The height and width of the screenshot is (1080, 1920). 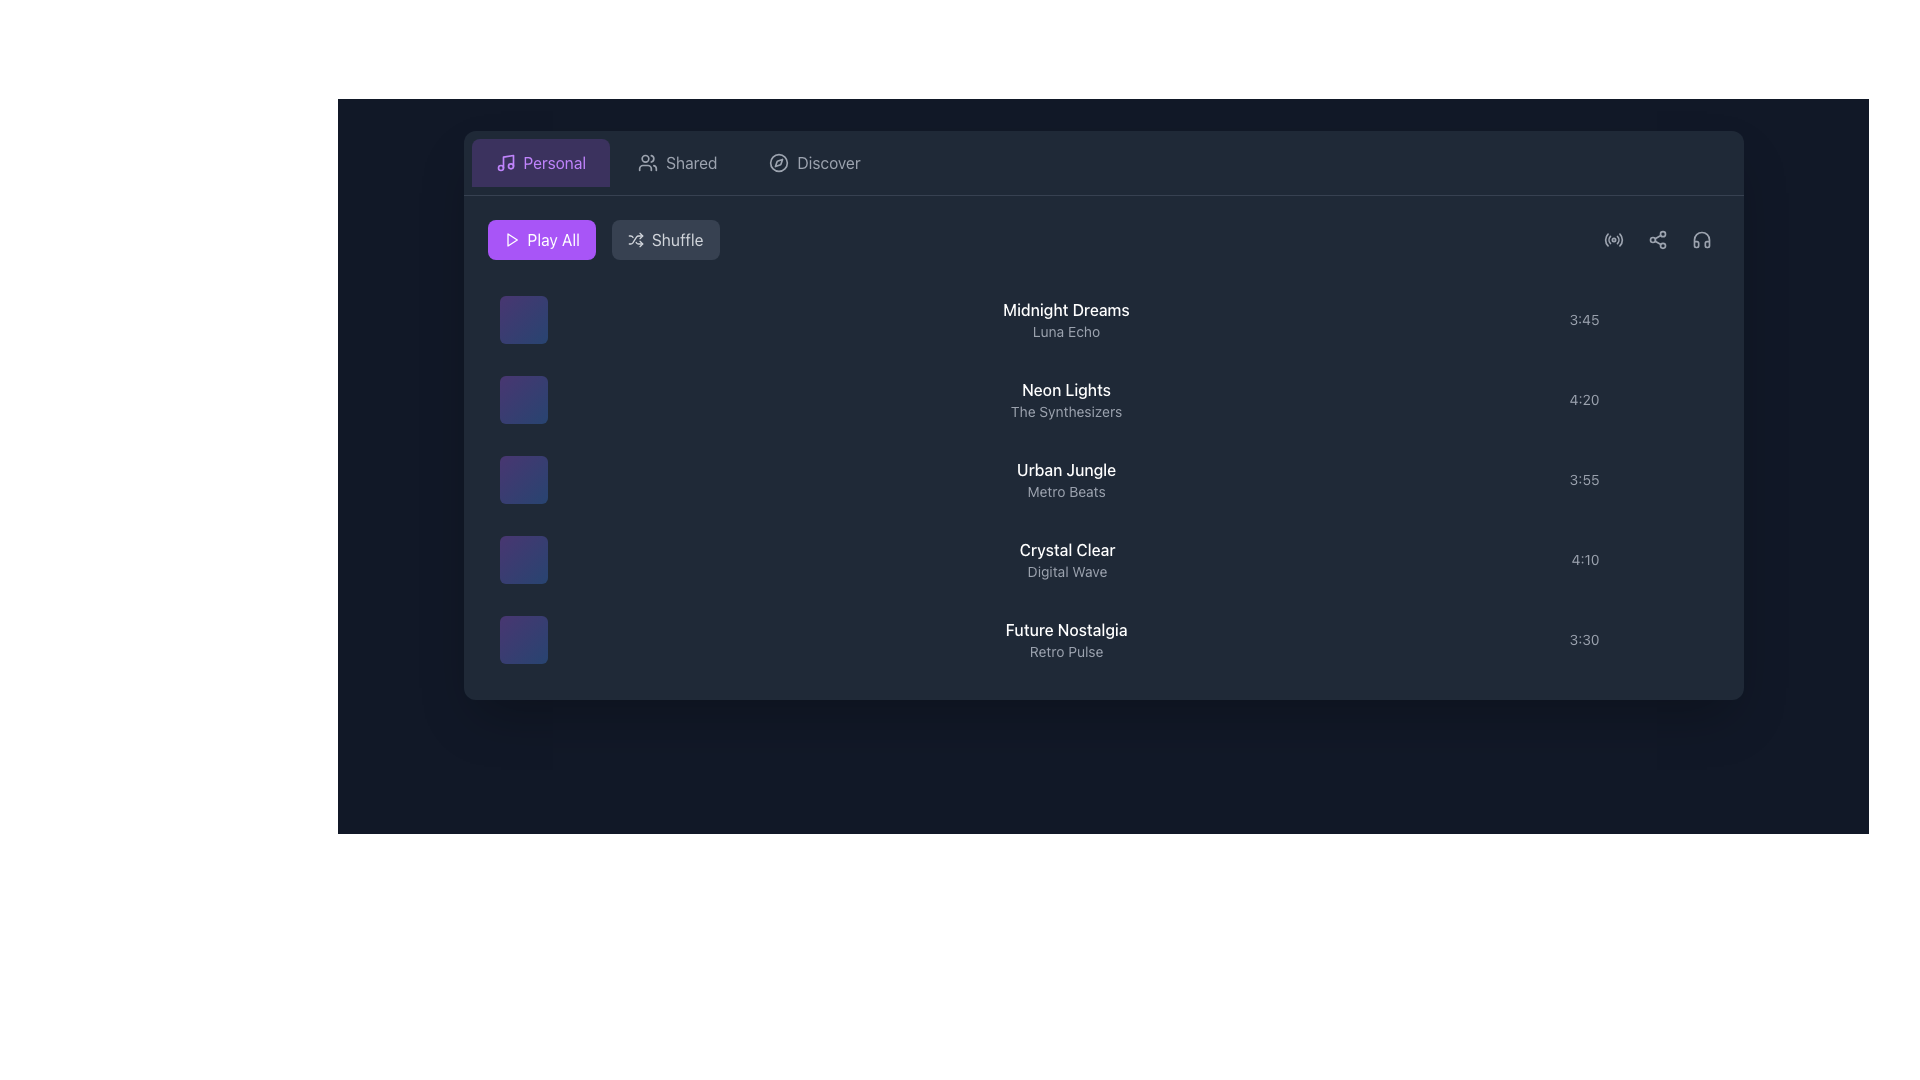 What do you see at coordinates (1102, 479) in the screenshot?
I see `the list item labeled 'Urban Jungle' by 'Metro Beats'` at bounding box center [1102, 479].